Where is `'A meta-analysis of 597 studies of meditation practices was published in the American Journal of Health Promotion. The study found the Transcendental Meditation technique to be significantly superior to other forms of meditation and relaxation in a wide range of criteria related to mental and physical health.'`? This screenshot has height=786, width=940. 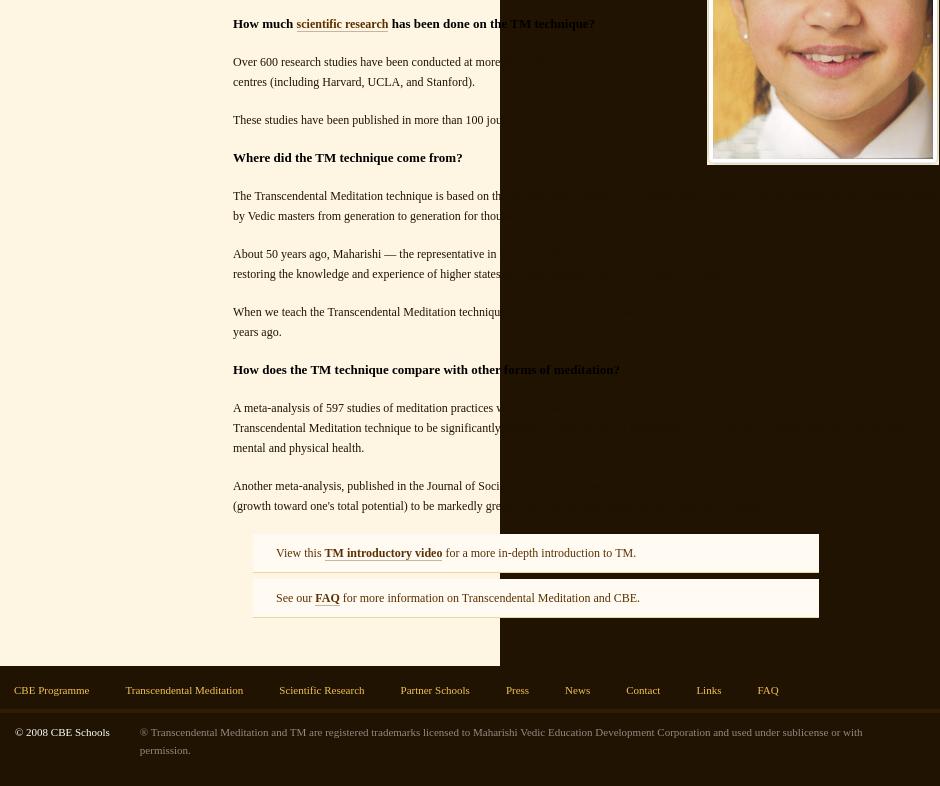 'A meta-analysis of 597 studies of meditation practices was published in the American Journal of Health Promotion. The study found the Transcendental Meditation technique to be significantly superior to other forms of meditation and relaxation in a wide range of criteria related to mental and physical health.' is located at coordinates (579, 426).